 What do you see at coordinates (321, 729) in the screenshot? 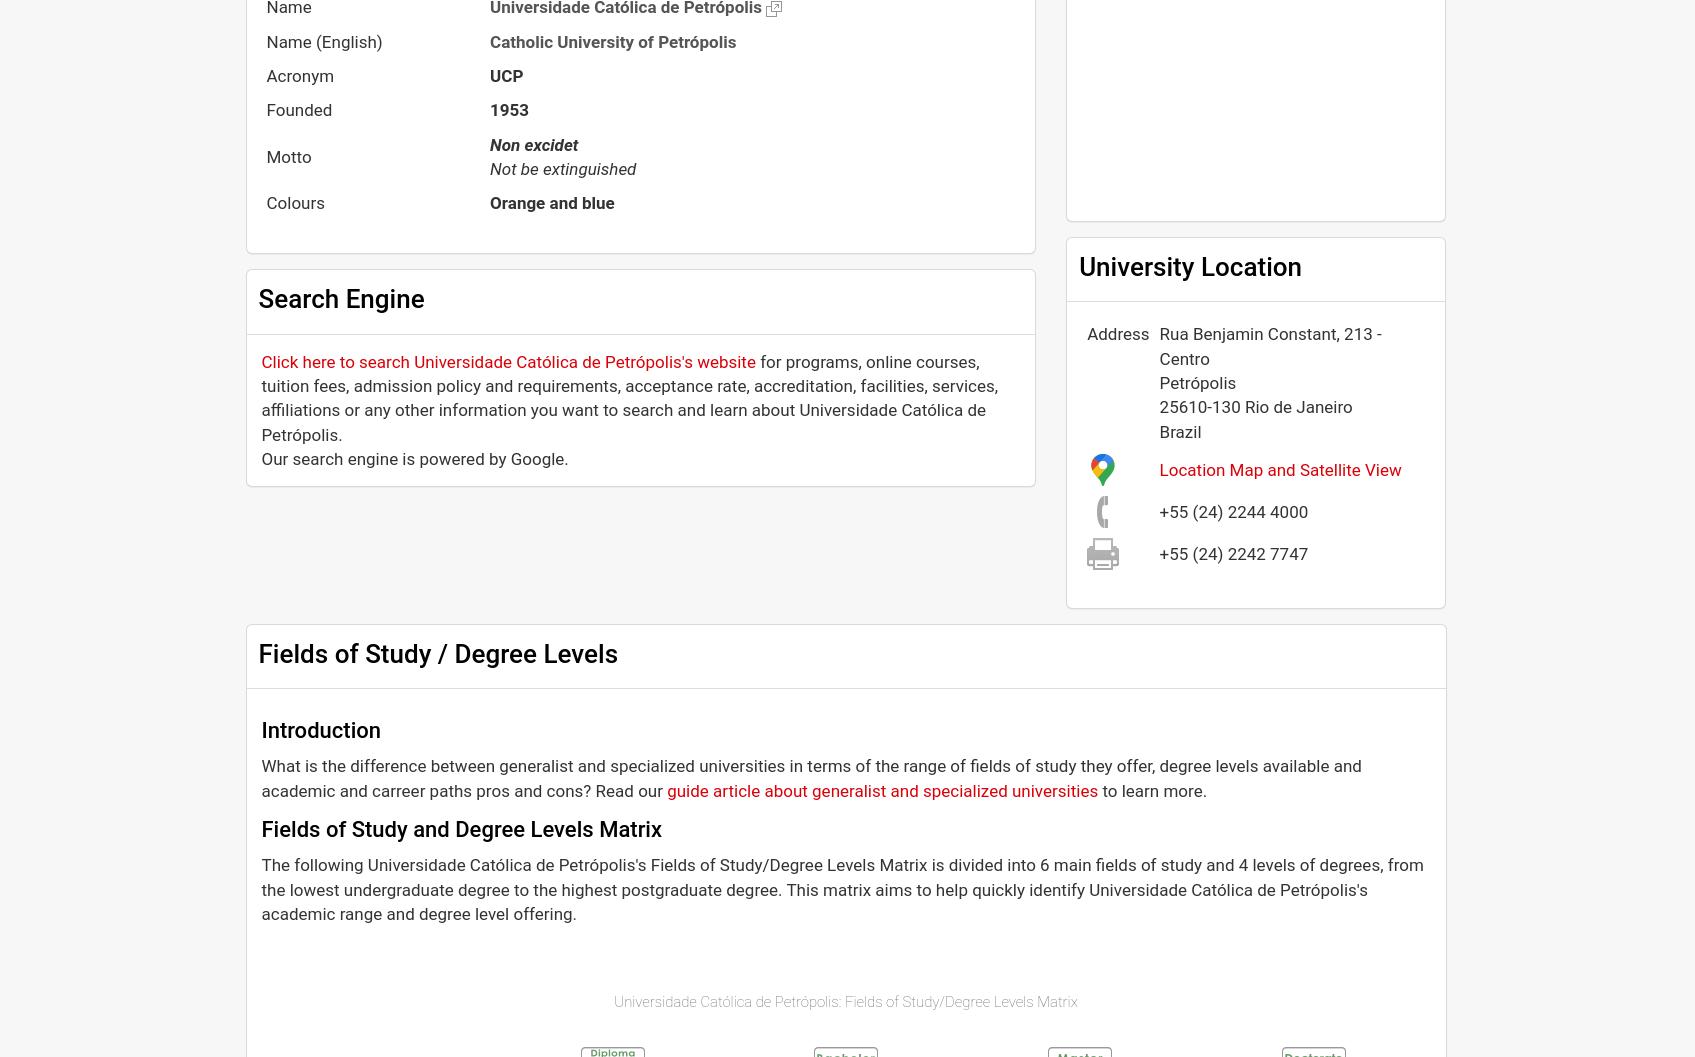
I see `'Introduction'` at bounding box center [321, 729].